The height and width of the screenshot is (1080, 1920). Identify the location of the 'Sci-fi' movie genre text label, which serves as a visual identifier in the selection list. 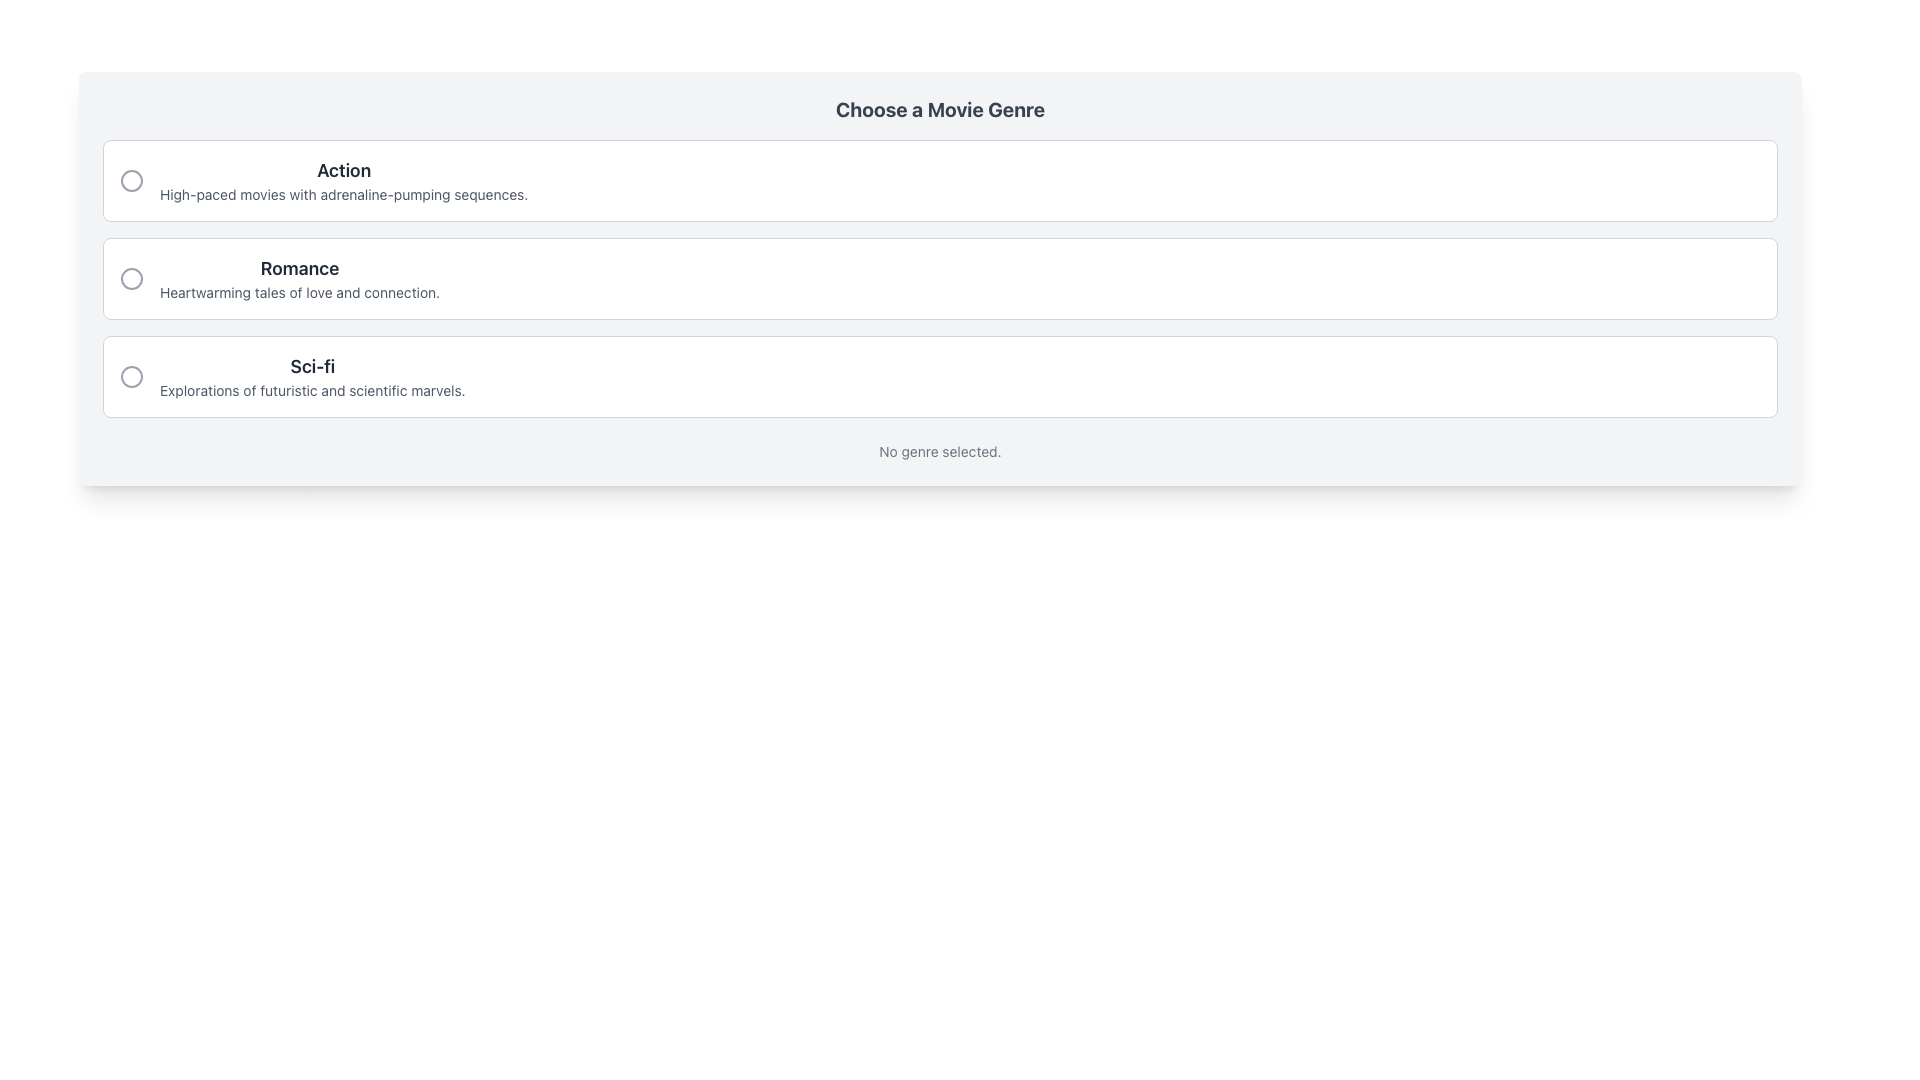
(311, 366).